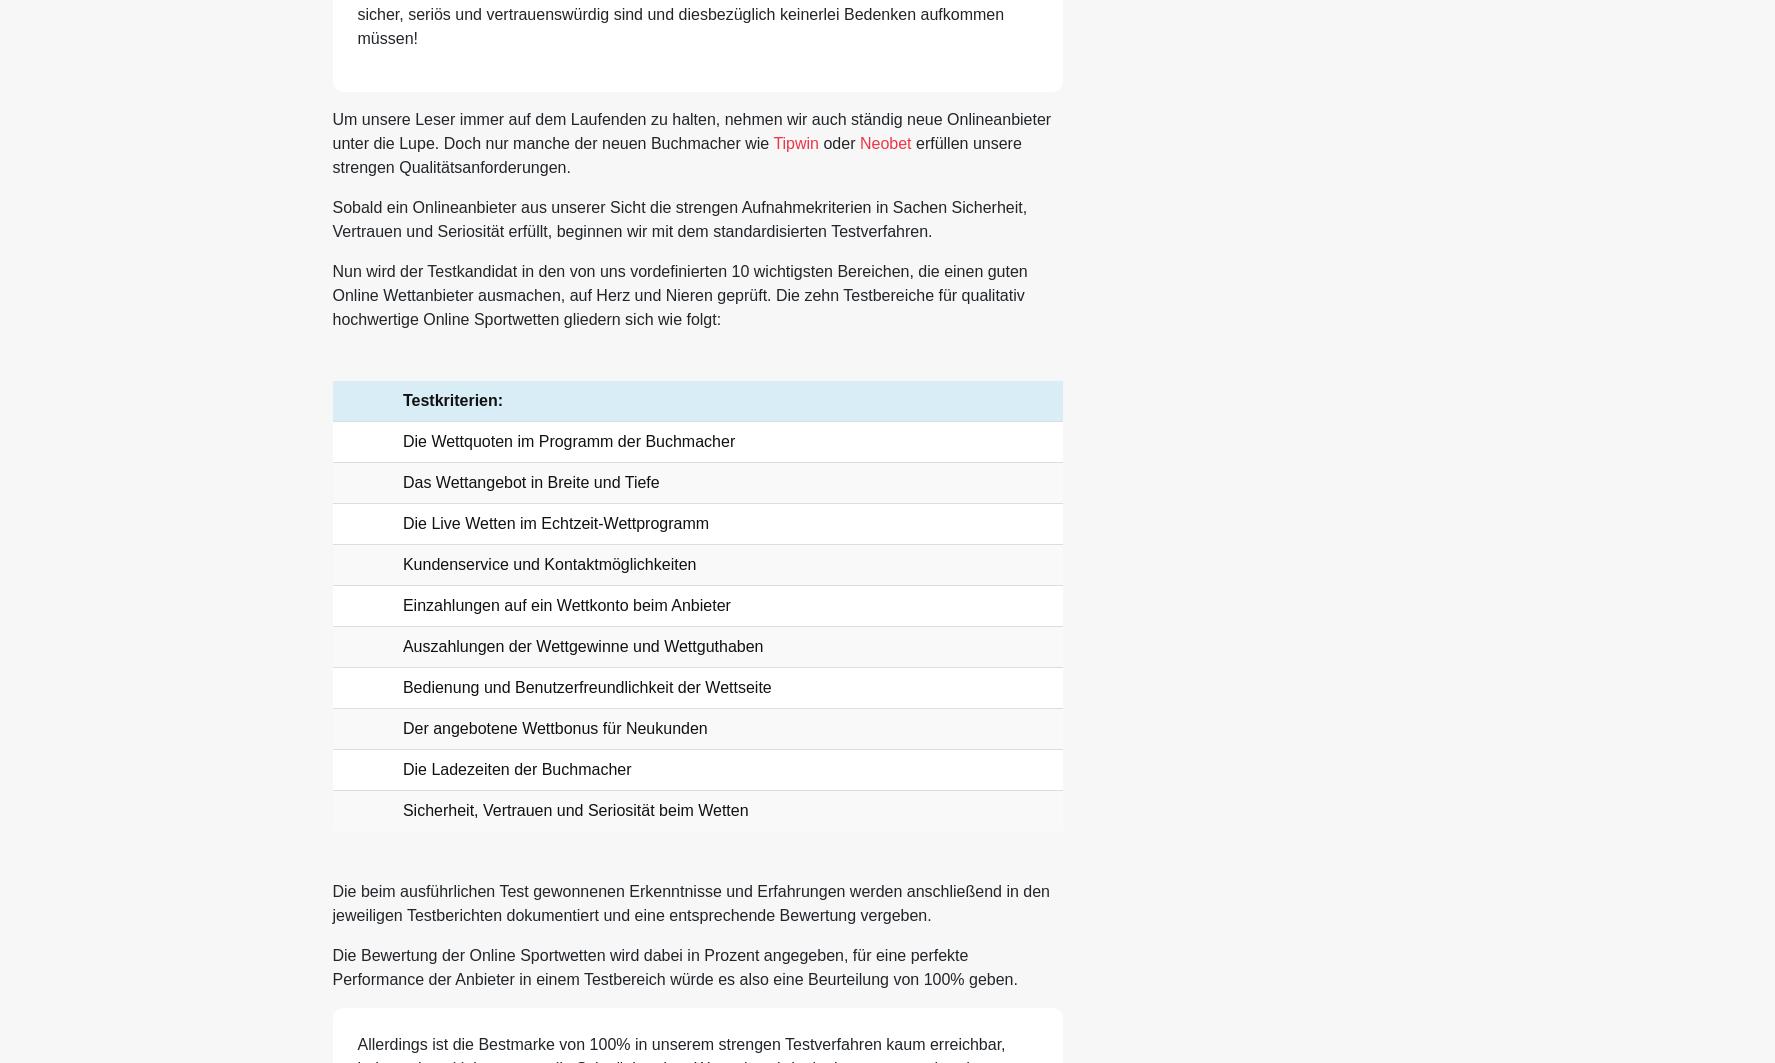 This screenshot has height=1063, width=1775. Describe the element at coordinates (568, 441) in the screenshot. I see `'Die Wettquoten im Programm der Buchmacher'` at that location.